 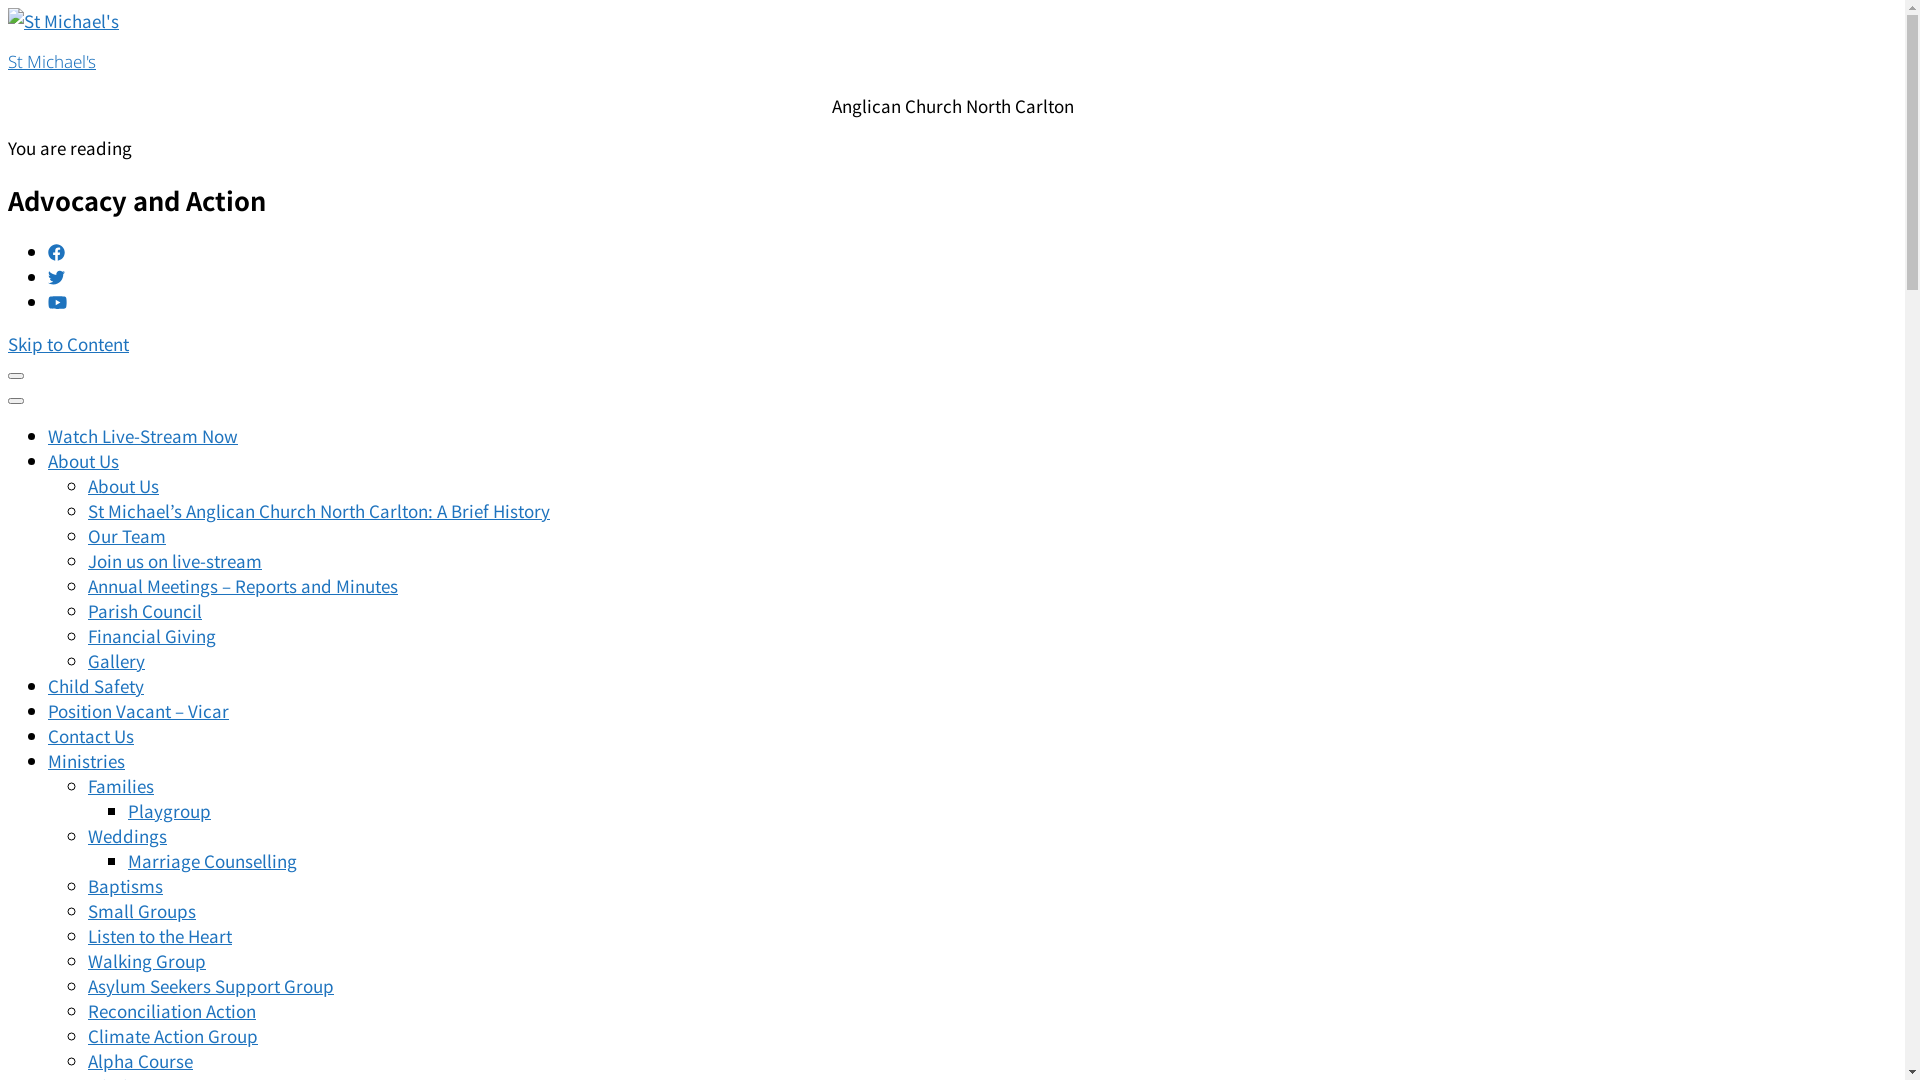 I want to click on 'Playgroup', so click(x=169, y=810).